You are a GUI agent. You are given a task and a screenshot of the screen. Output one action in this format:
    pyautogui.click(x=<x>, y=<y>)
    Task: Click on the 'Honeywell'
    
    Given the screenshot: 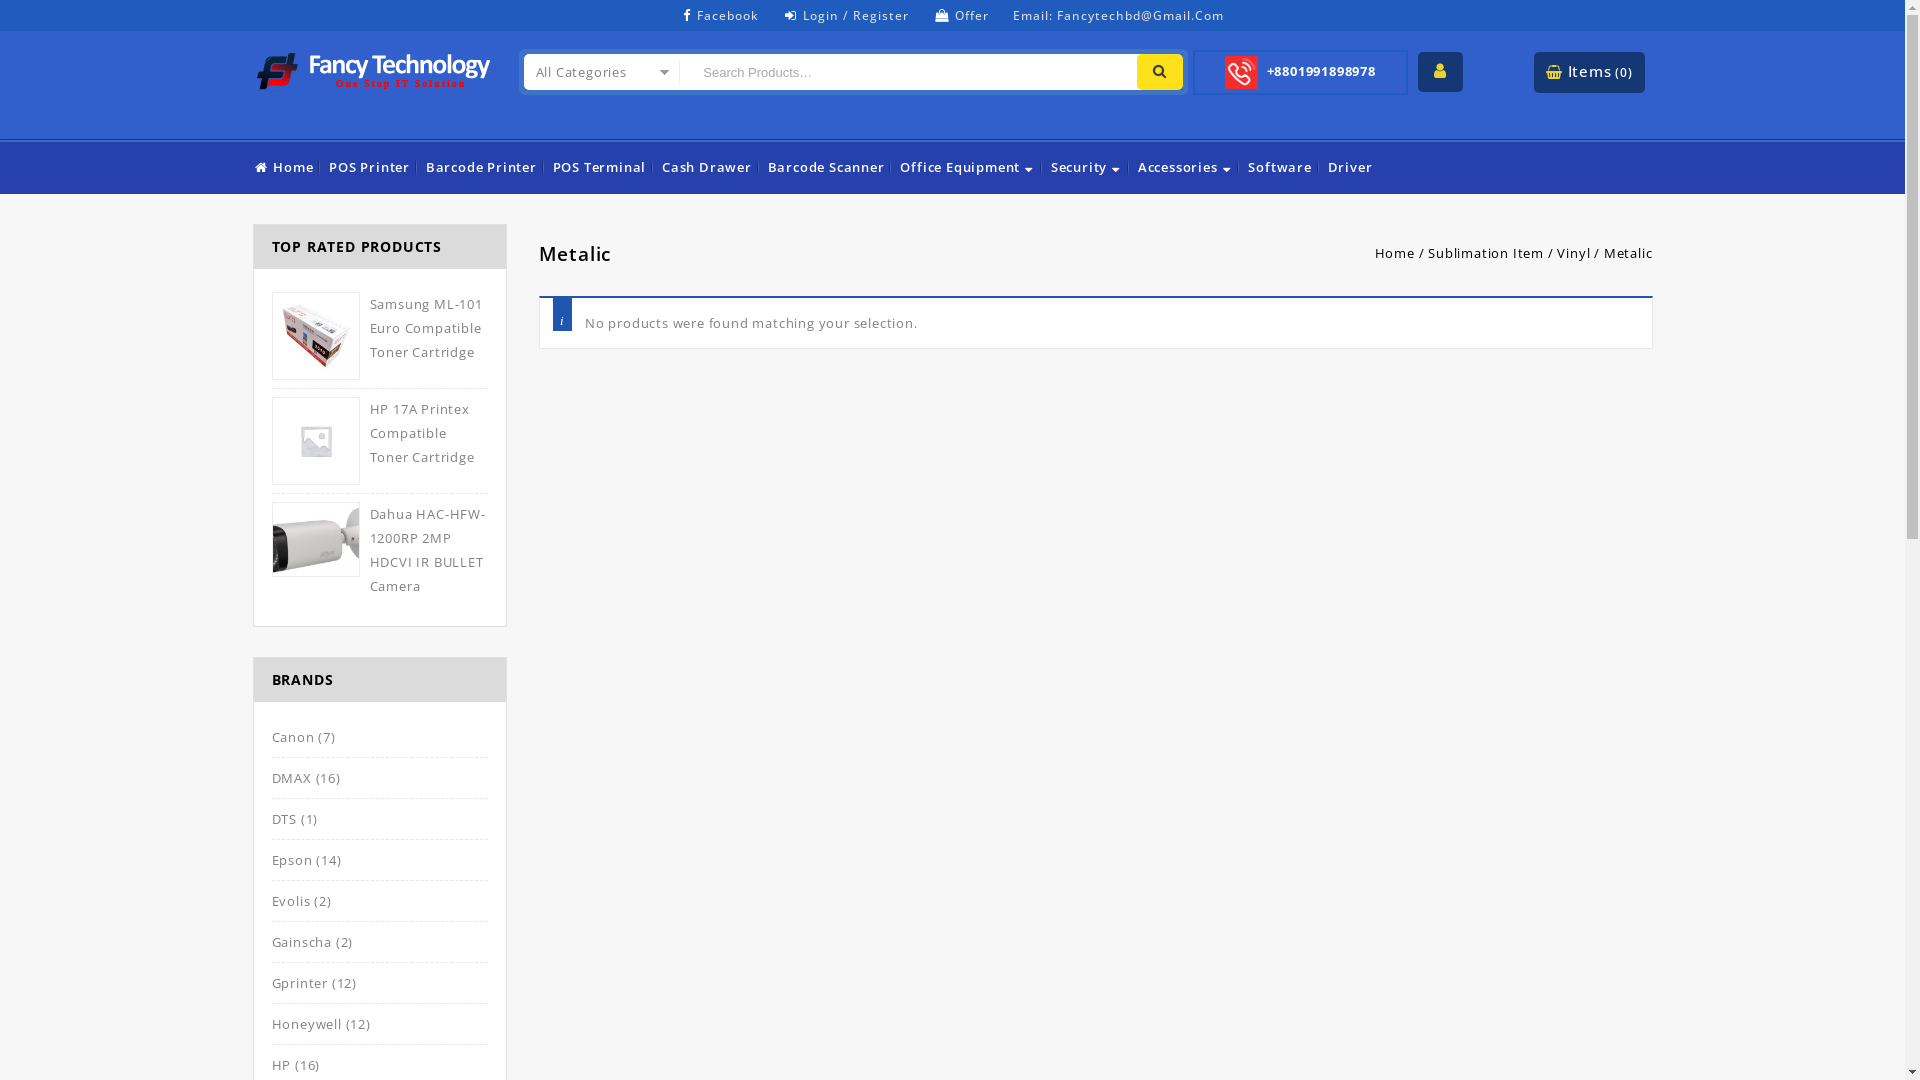 What is the action you would take?
    pyautogui.click(x=306, y=1023)
    